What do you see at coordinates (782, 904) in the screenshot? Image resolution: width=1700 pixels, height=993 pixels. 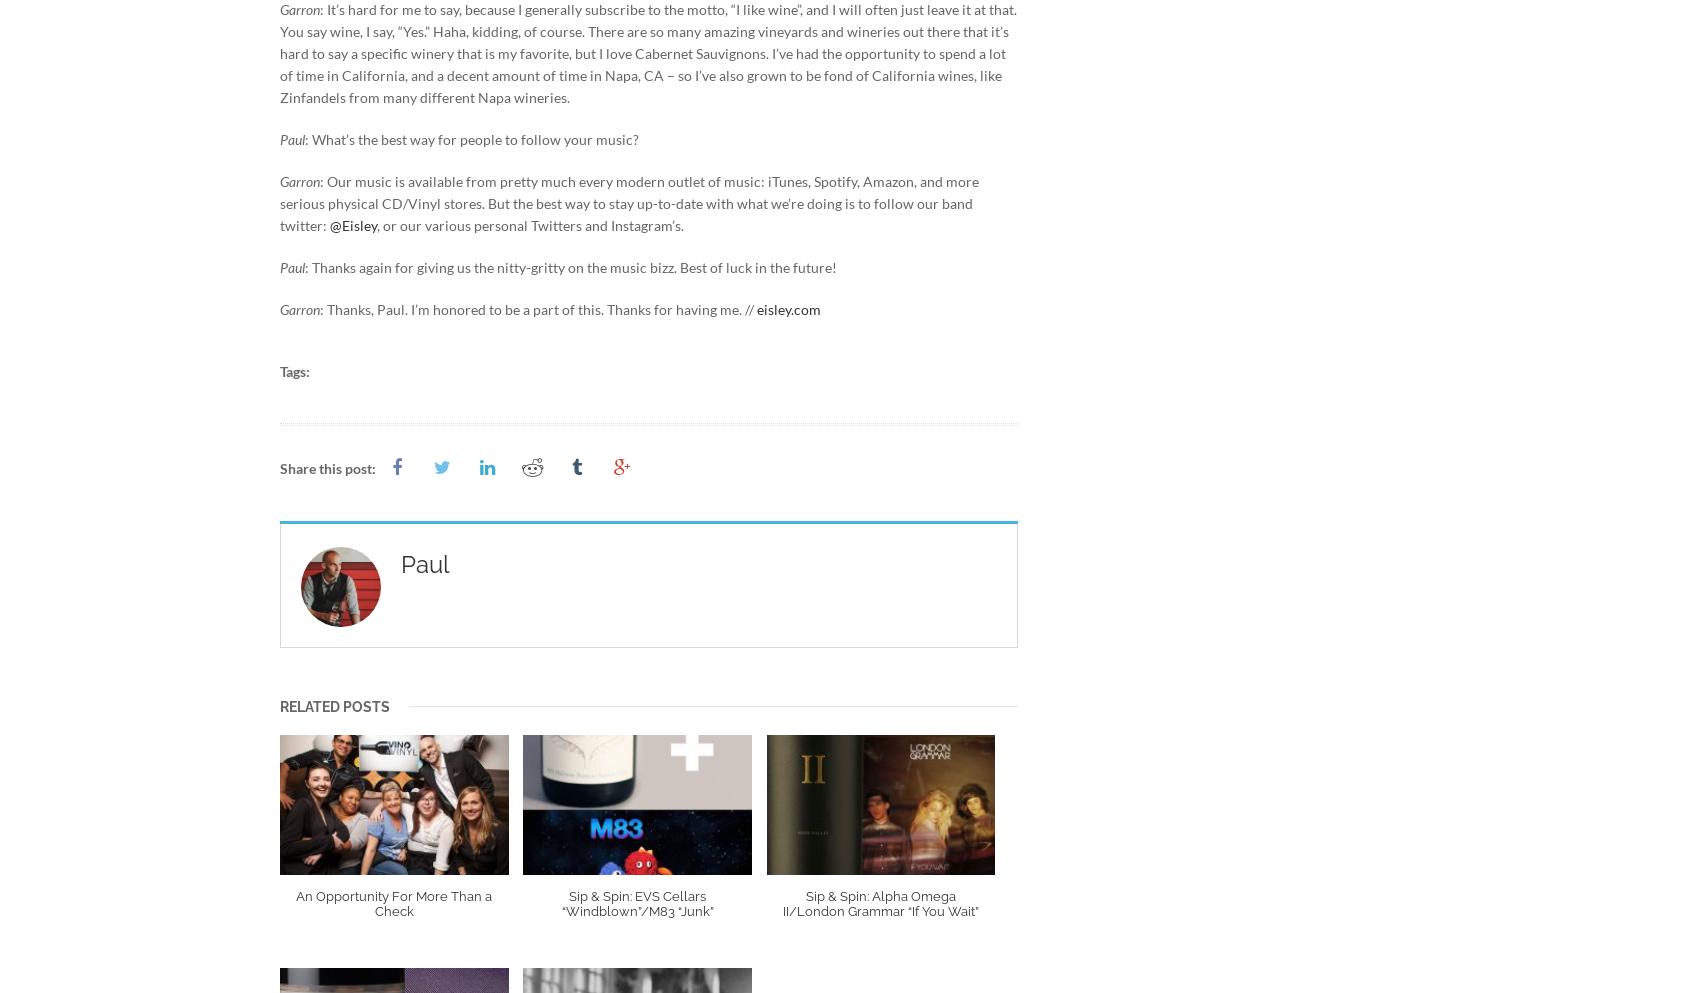 I see `'Sip & Spin: Alpha Omega II/London Grammar “If You Wait”'` at bounding box center [782, 904].